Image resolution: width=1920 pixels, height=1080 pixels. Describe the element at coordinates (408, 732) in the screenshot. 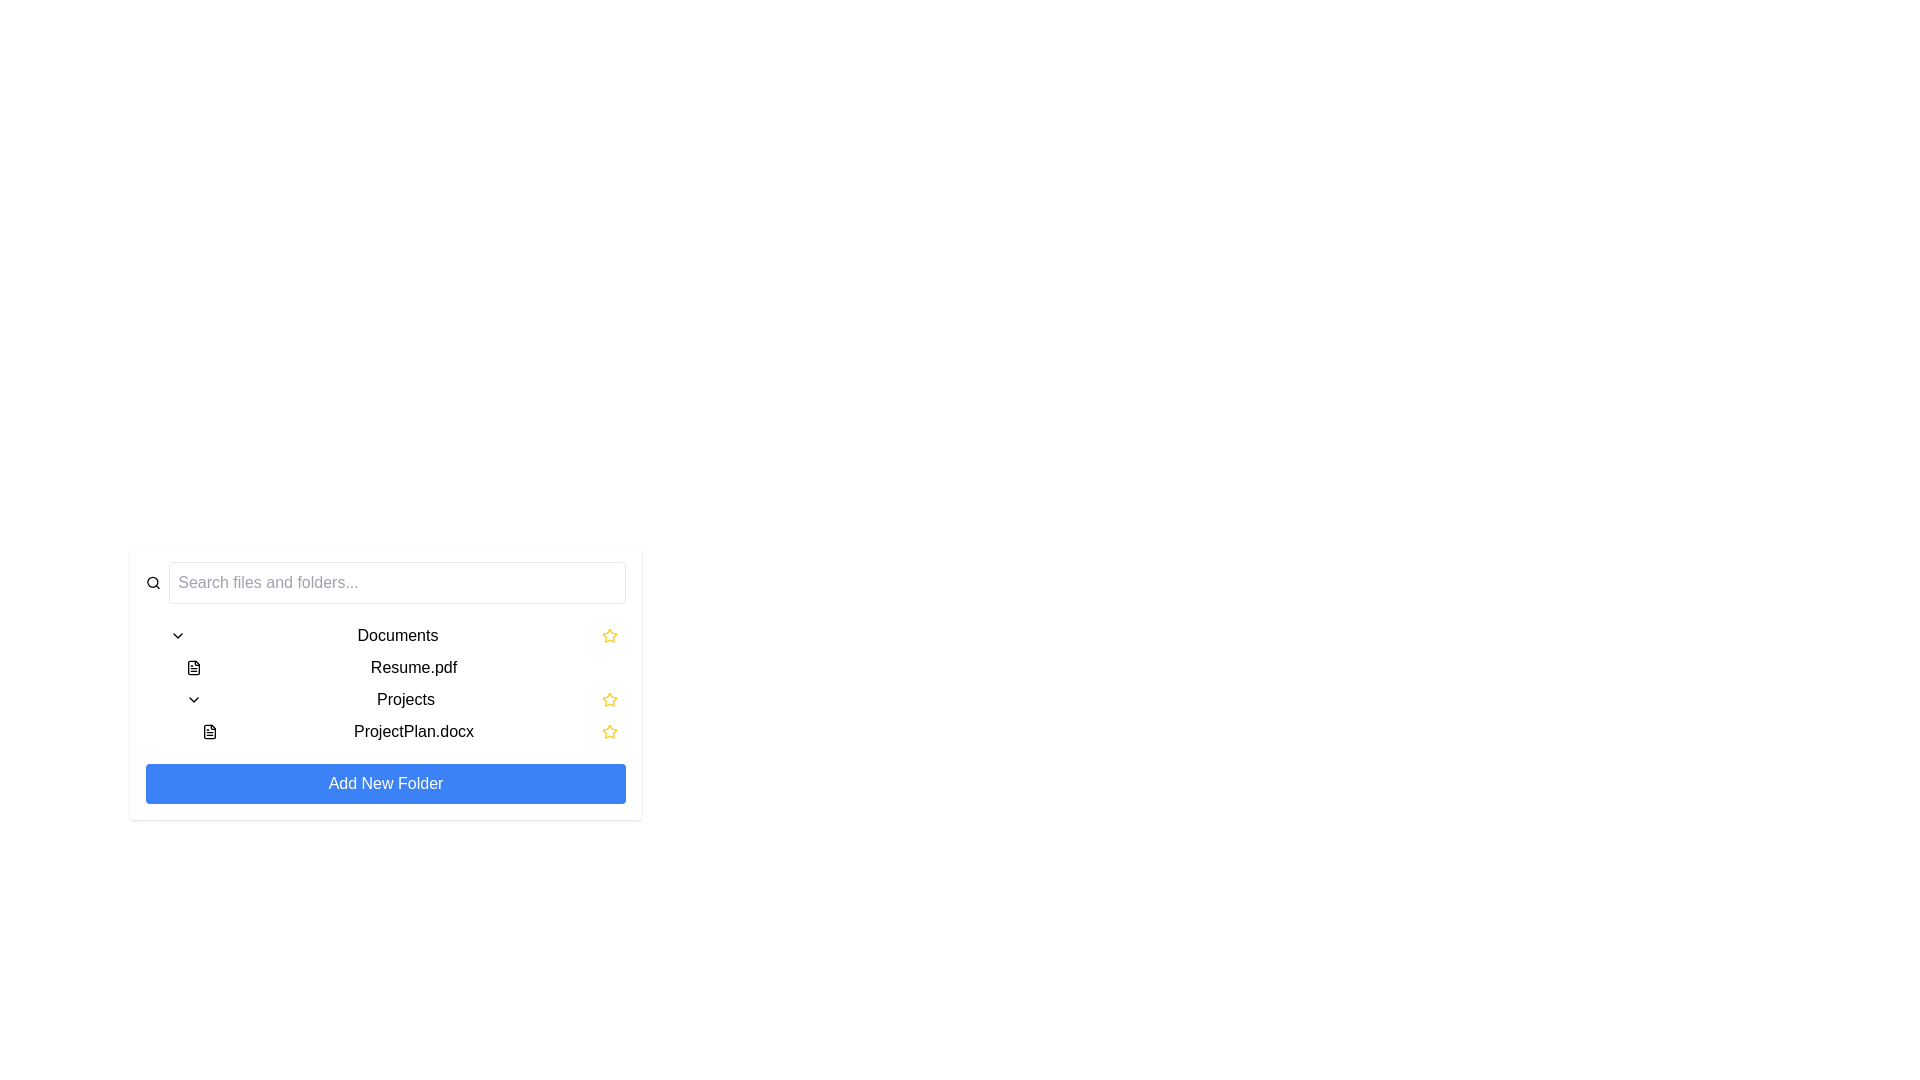

I see `the list item displaying the file 'ProjectPlan.docx'` at that location.